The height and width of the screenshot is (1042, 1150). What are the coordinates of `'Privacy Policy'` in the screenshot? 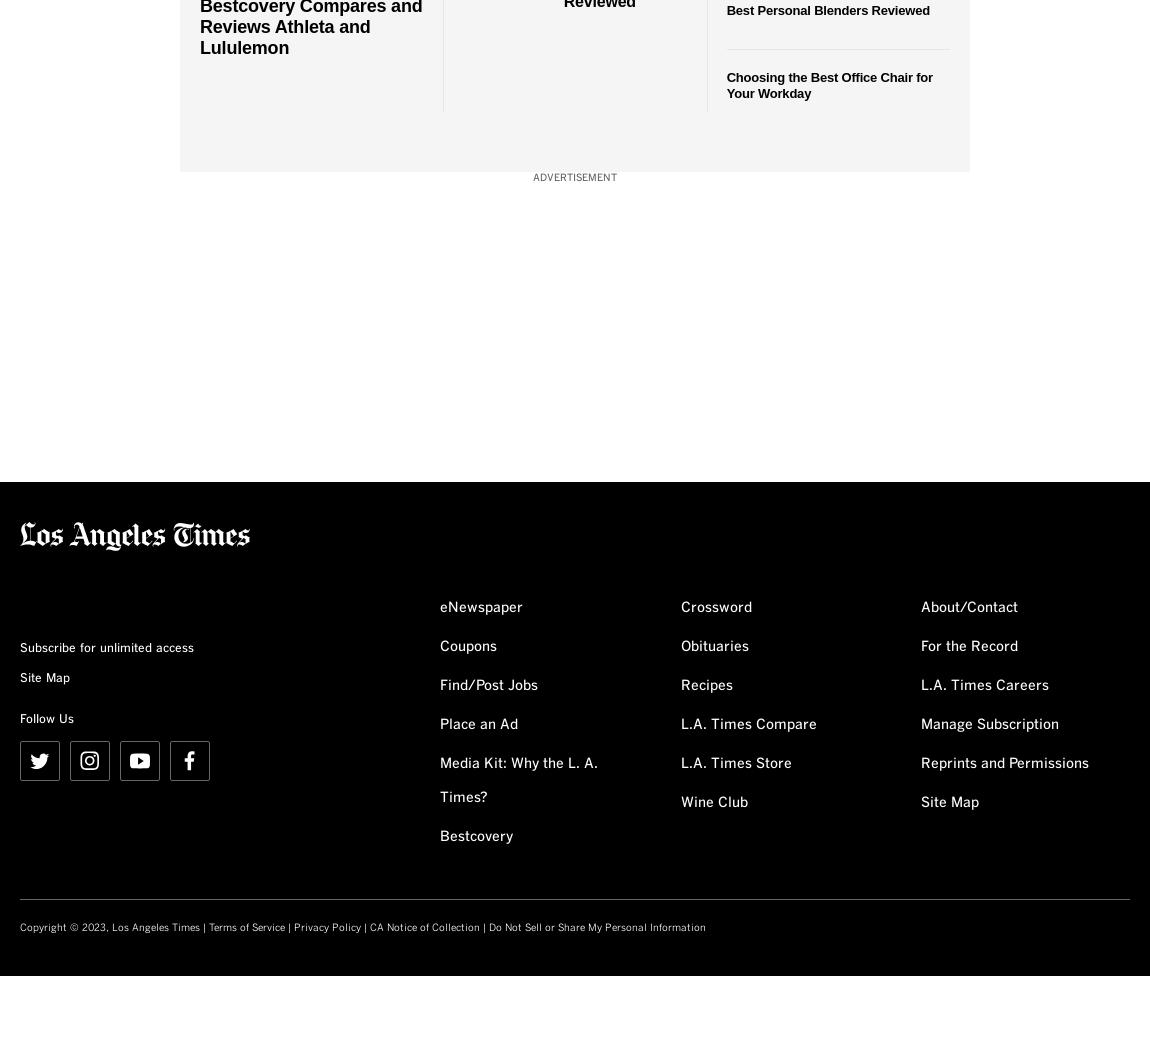 It's located at (327, 925).